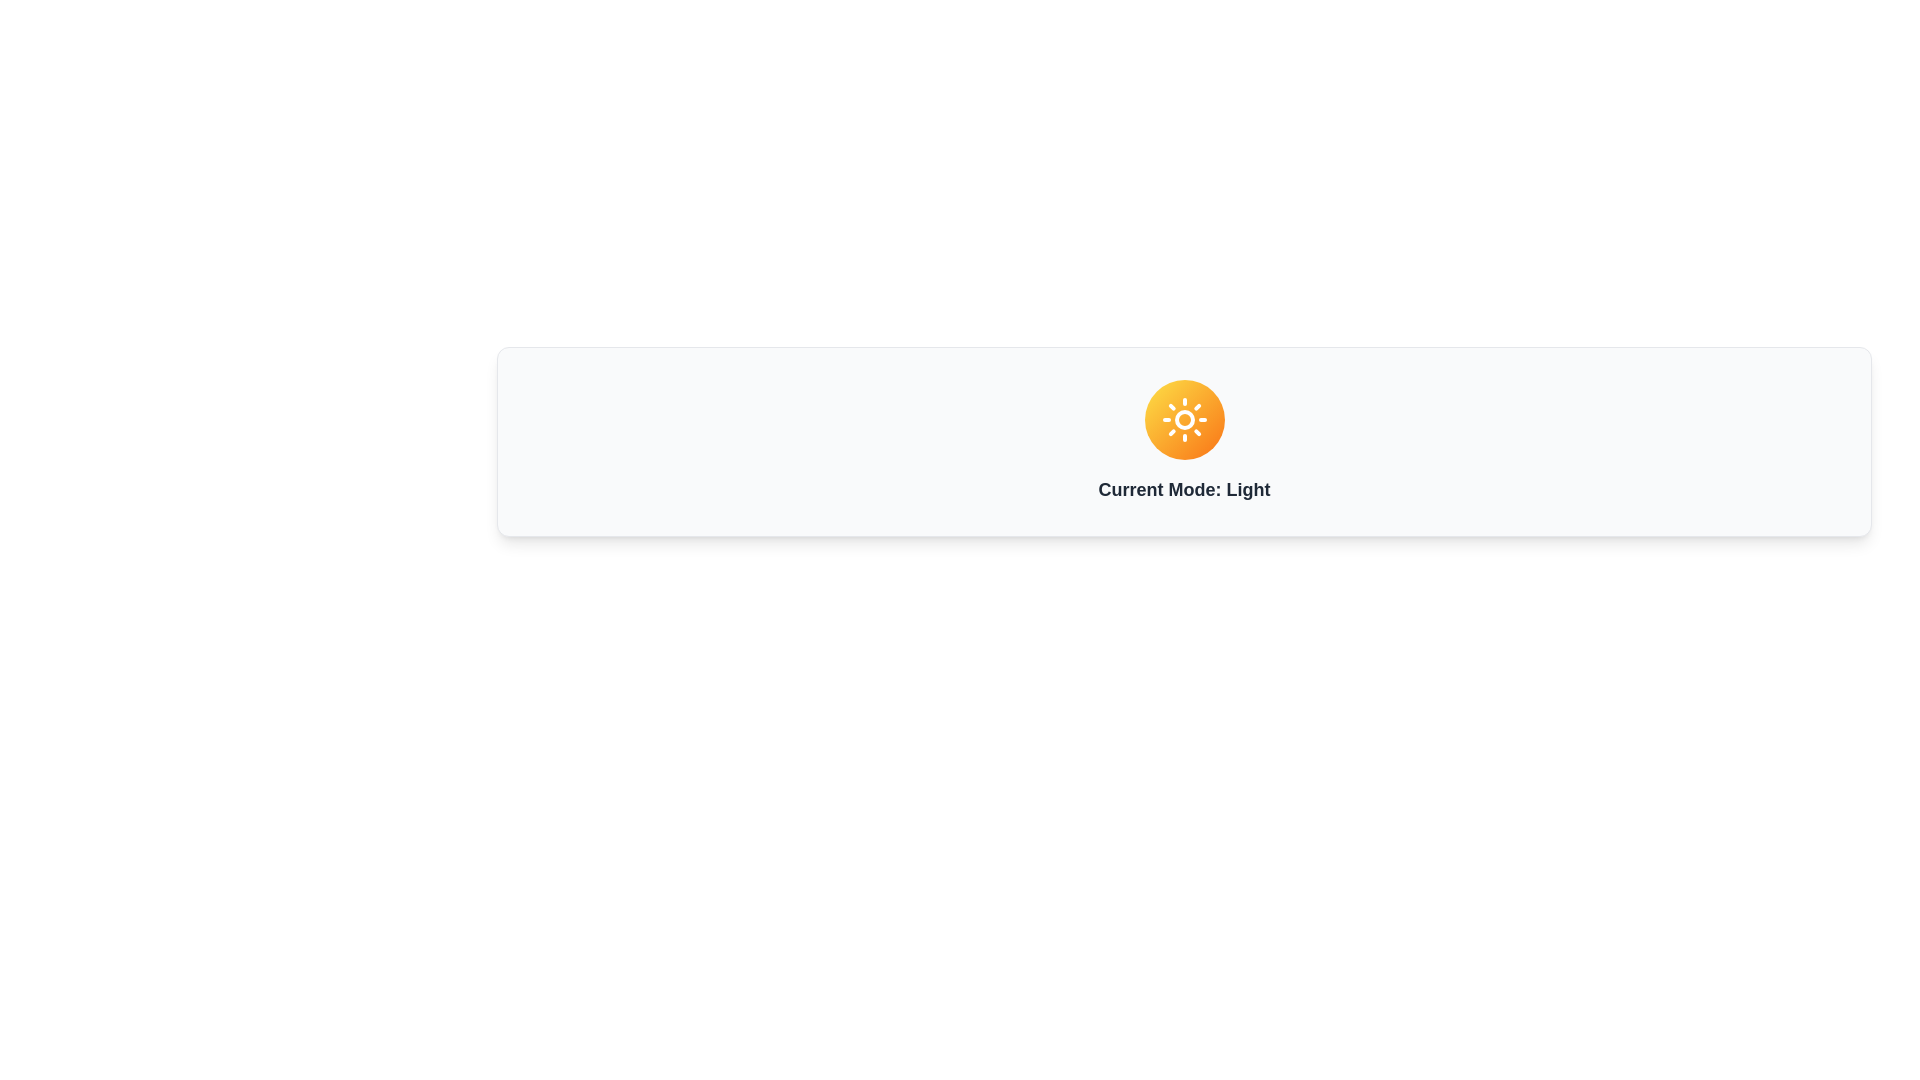 The image size is (1920, 1080). Describe the element at coordinates (1184, 419) in the screenshot. I see `the core circular portion of the sun icon, which visually emphasizes the light mode indicator` at that location.